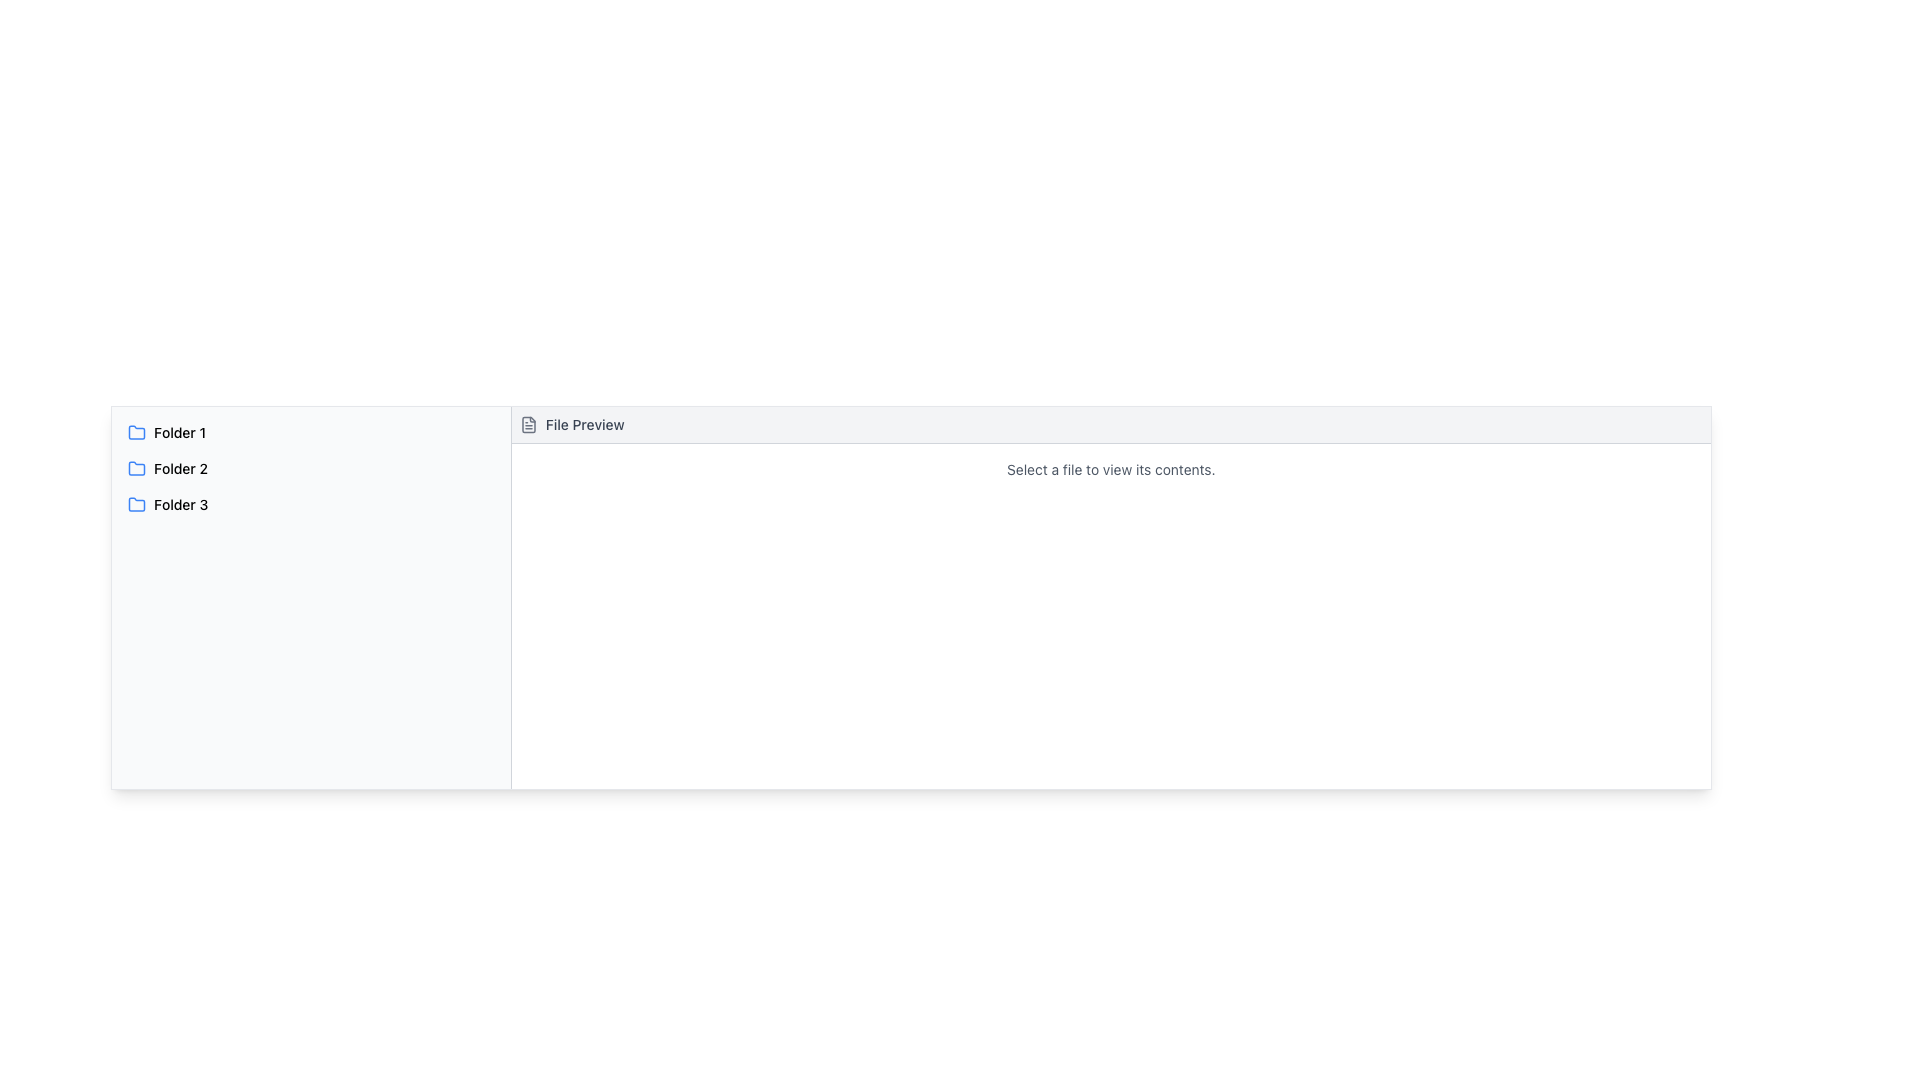 The image size is (1920, 1080). Describe the element at coordinates (310, 469) in the screenshot. I see `the list item representing 'Folder 2'` at that location.